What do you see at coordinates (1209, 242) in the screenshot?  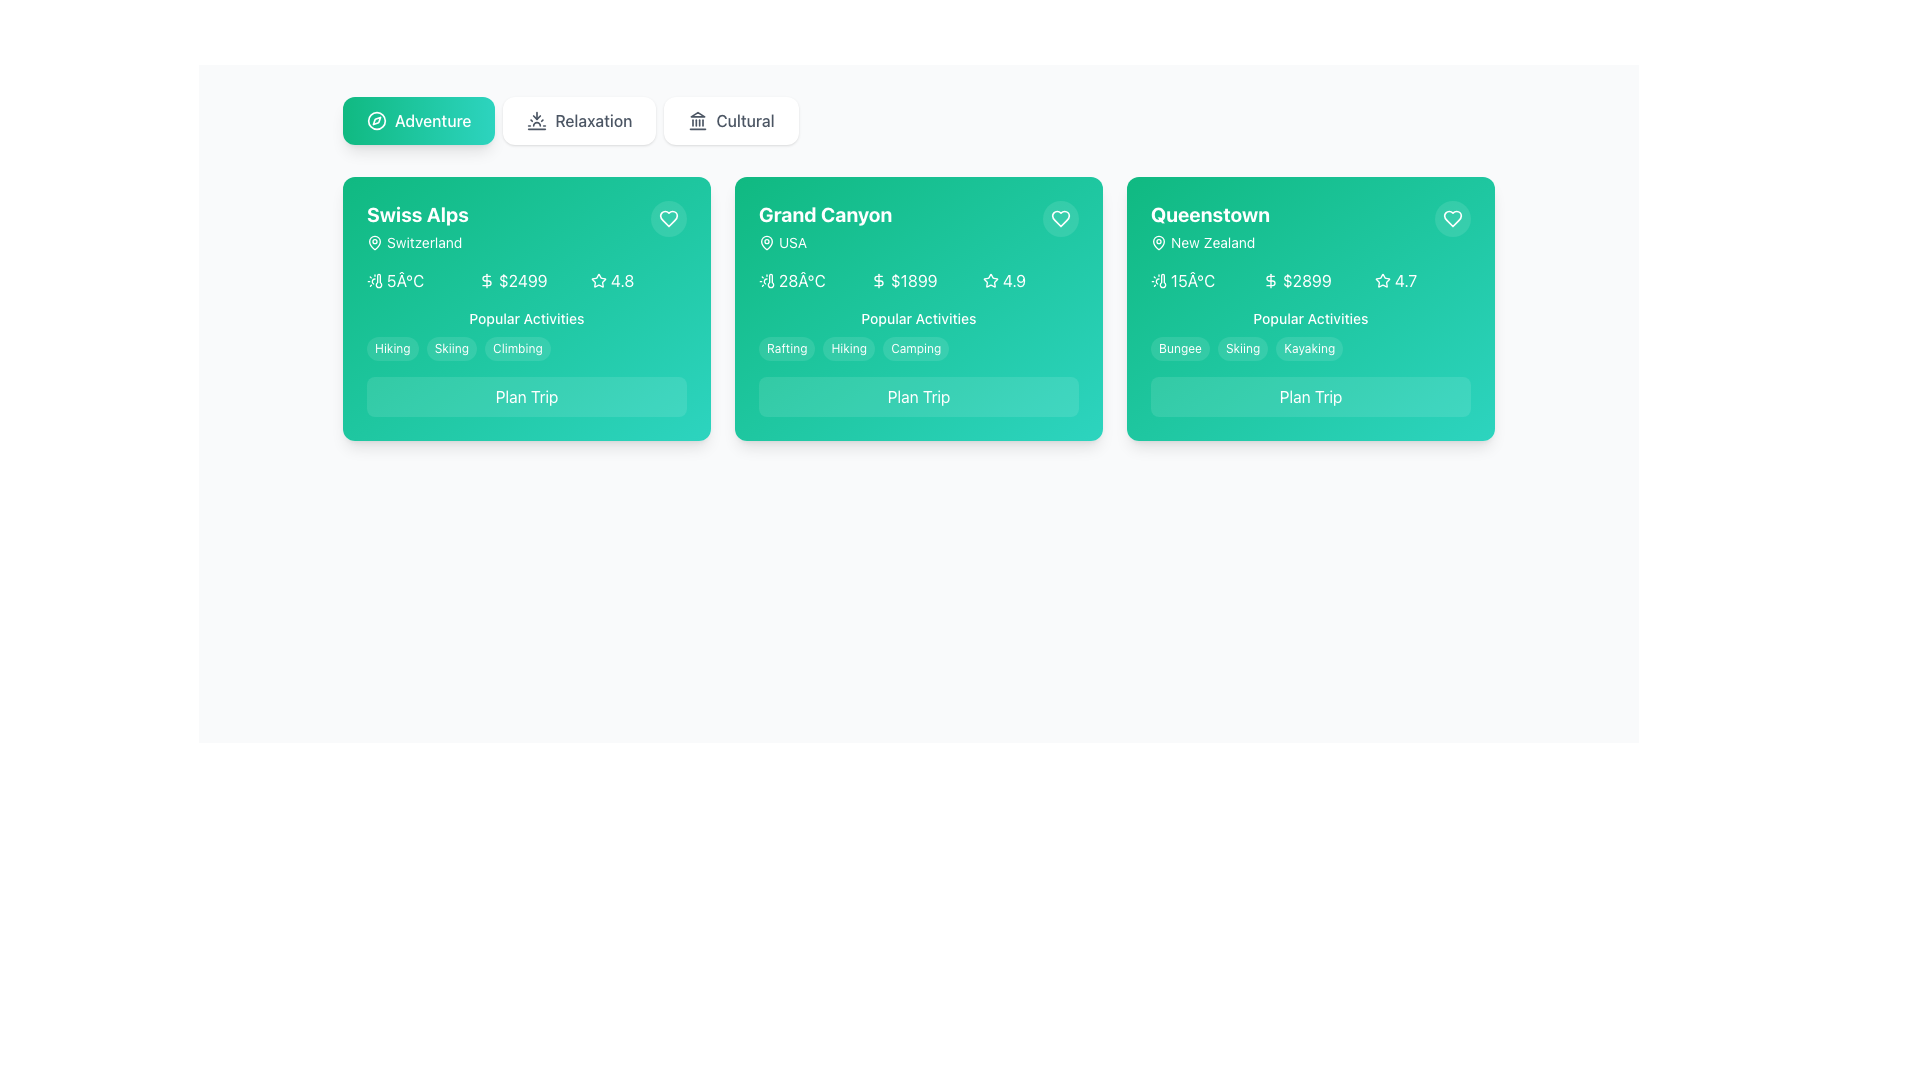 I see `text label 'New Zealand' located under the title 'Queenstown' in the rightmost card among three horizontally aligned cards` at bounding box center [1209, 242].